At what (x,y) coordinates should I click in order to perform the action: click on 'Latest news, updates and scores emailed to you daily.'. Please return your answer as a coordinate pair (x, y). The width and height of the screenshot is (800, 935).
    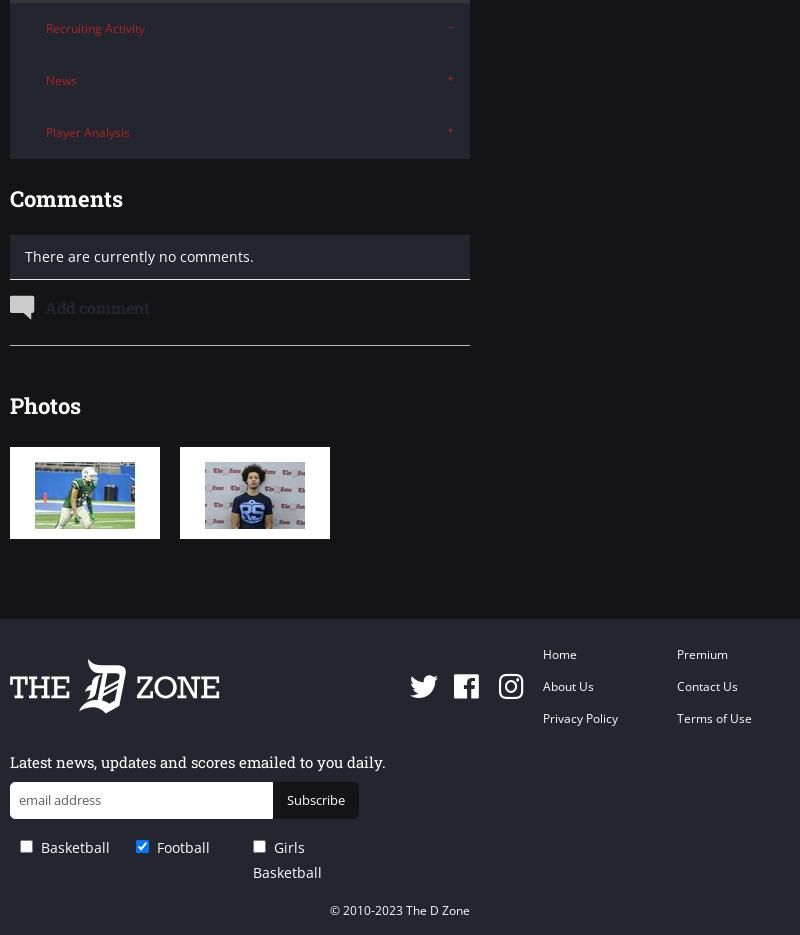
    Looking at the image, I should click on (10, 760).